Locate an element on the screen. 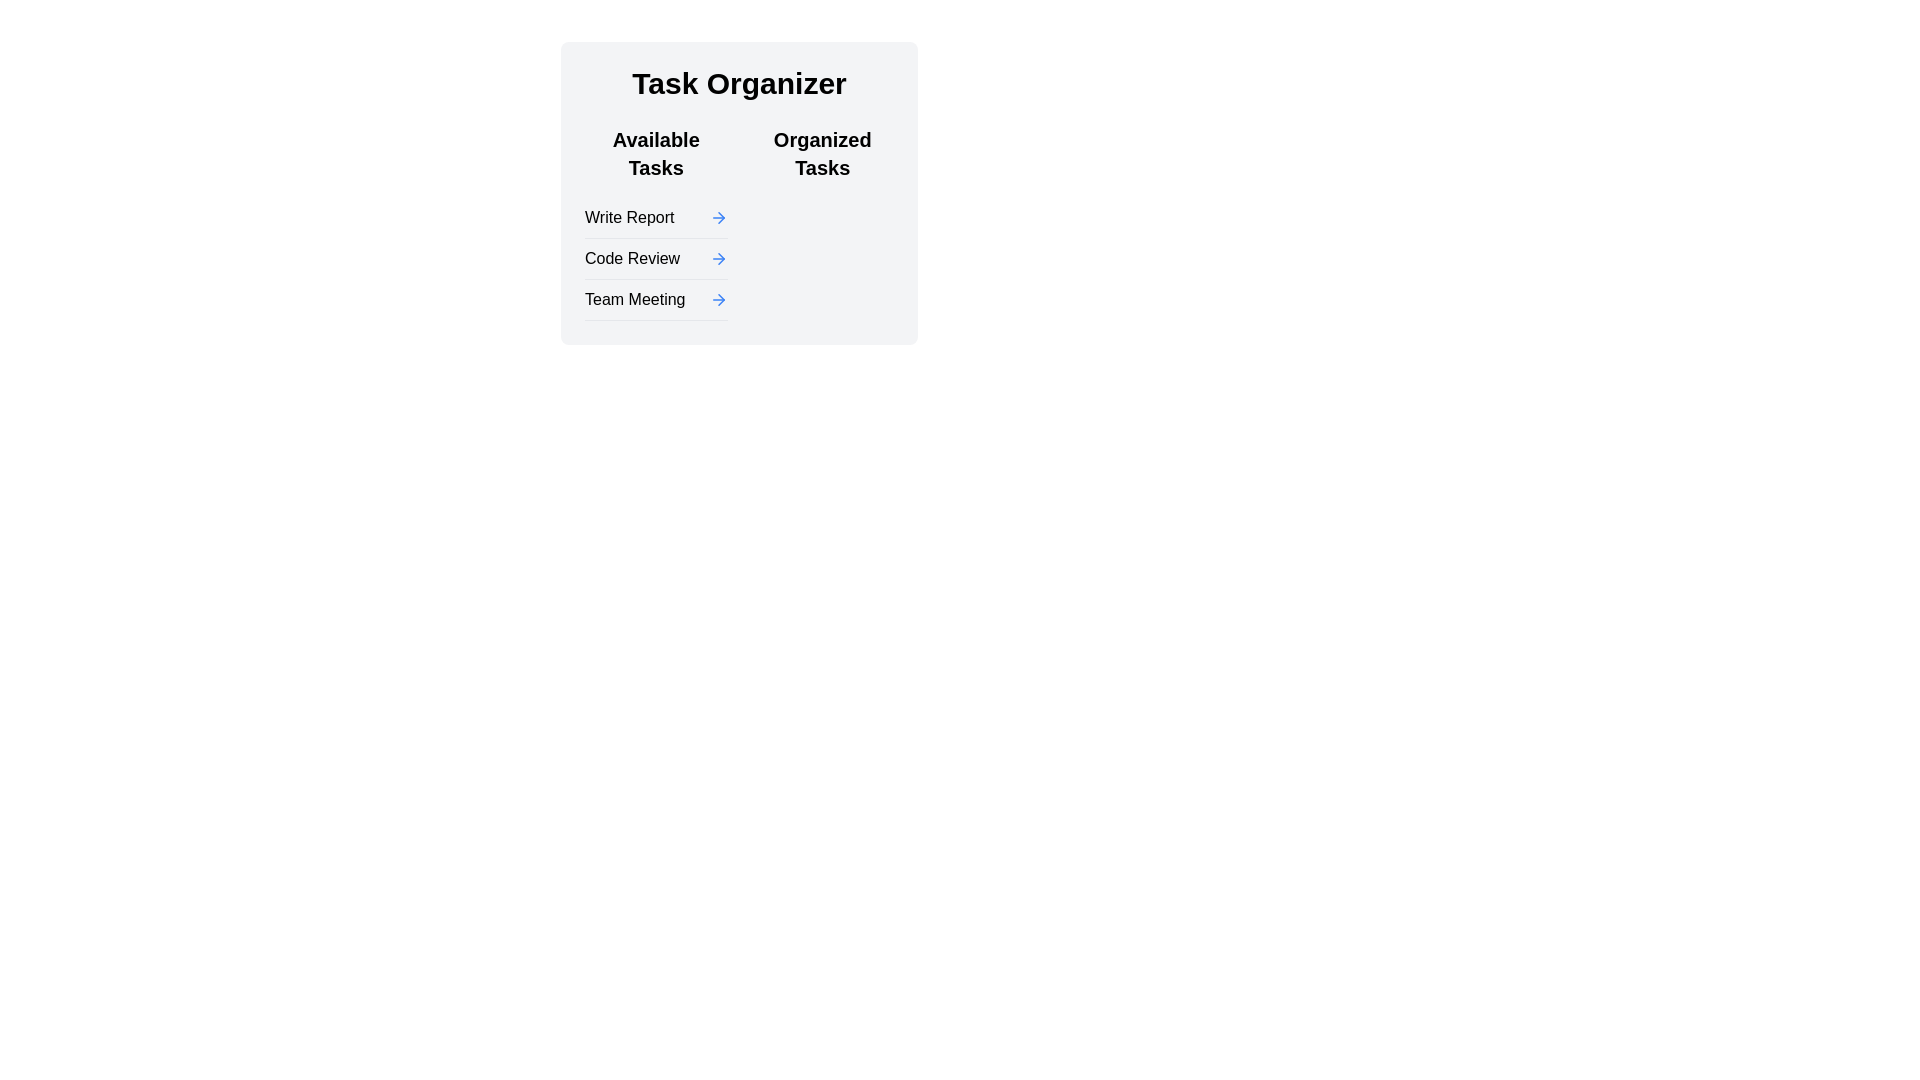 This screenshot has height=1080, width=1920. the 'Team Meeting' list item is located at coordinates (656, 300).